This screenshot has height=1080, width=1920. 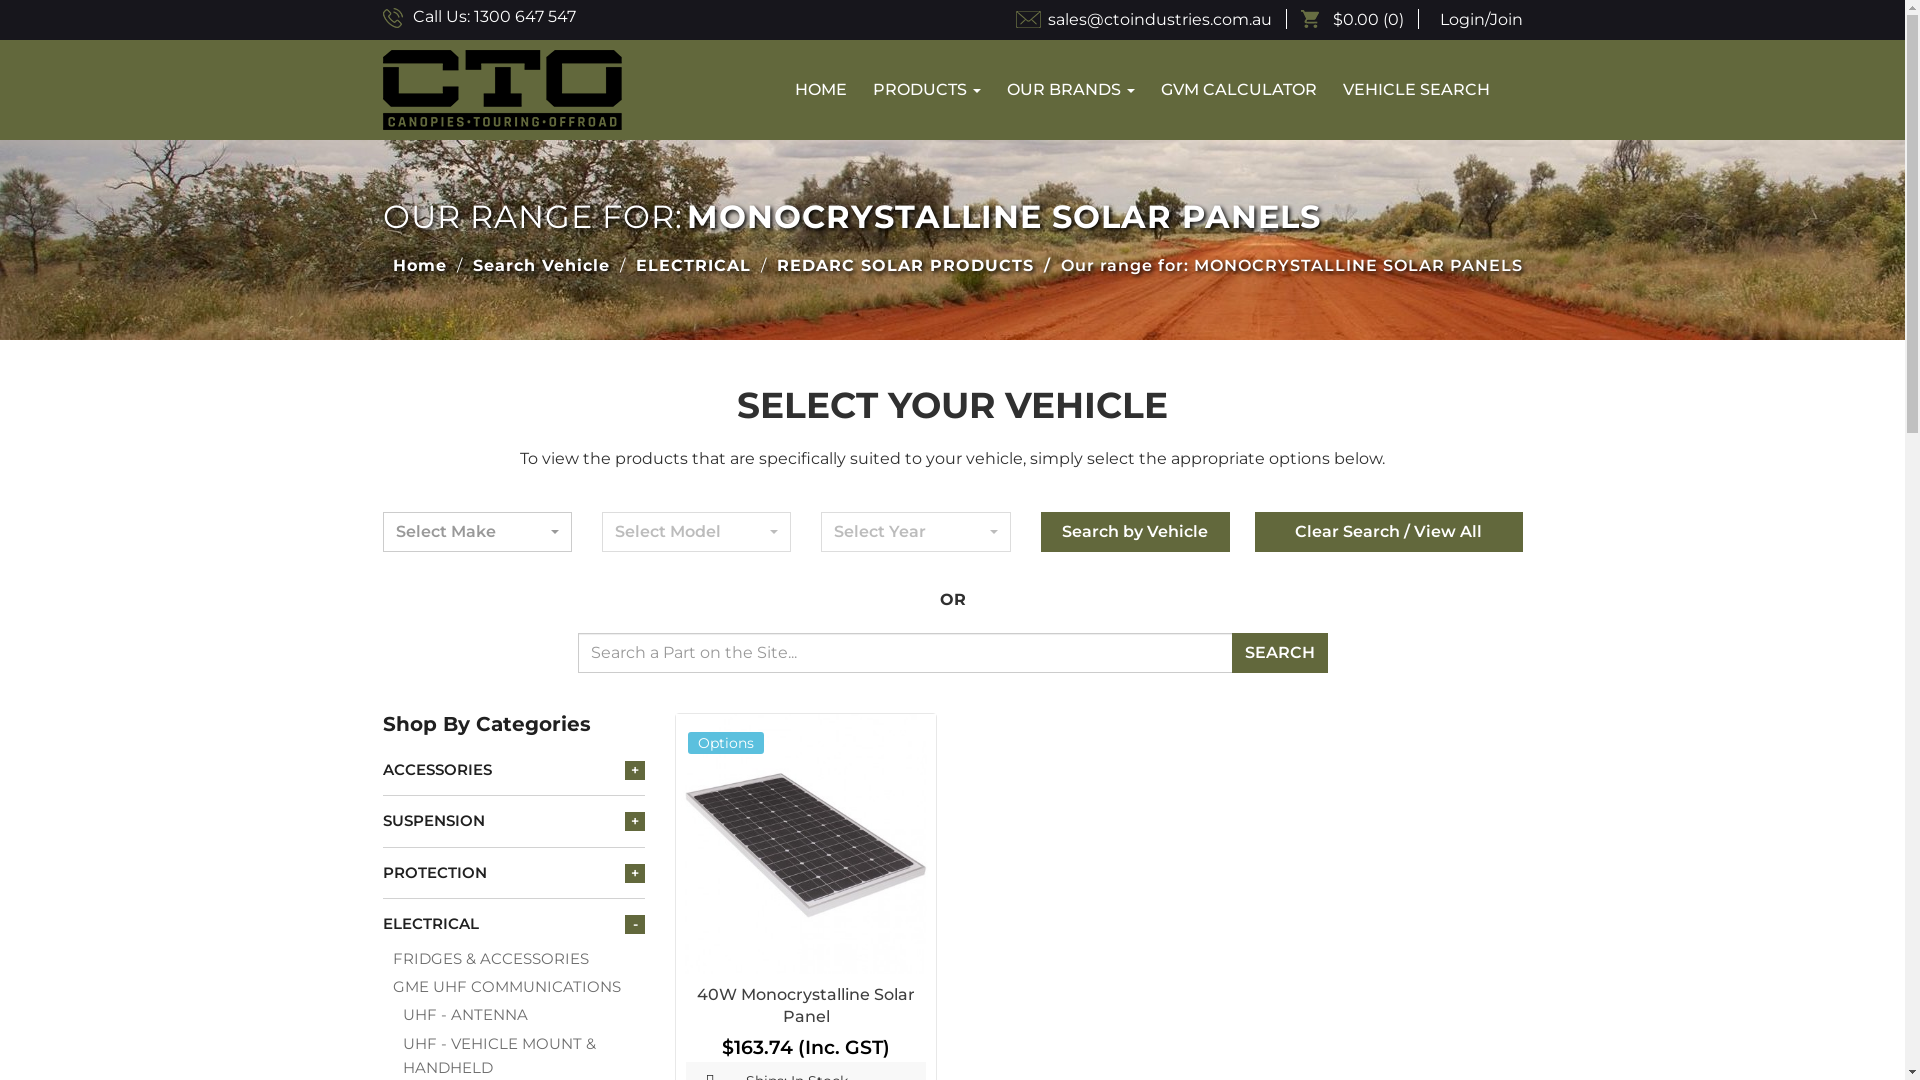 What do you see at coordinates (524, 16) in the screenshot?
I see `'1300 647 547'` at bounding box center [524, 16].